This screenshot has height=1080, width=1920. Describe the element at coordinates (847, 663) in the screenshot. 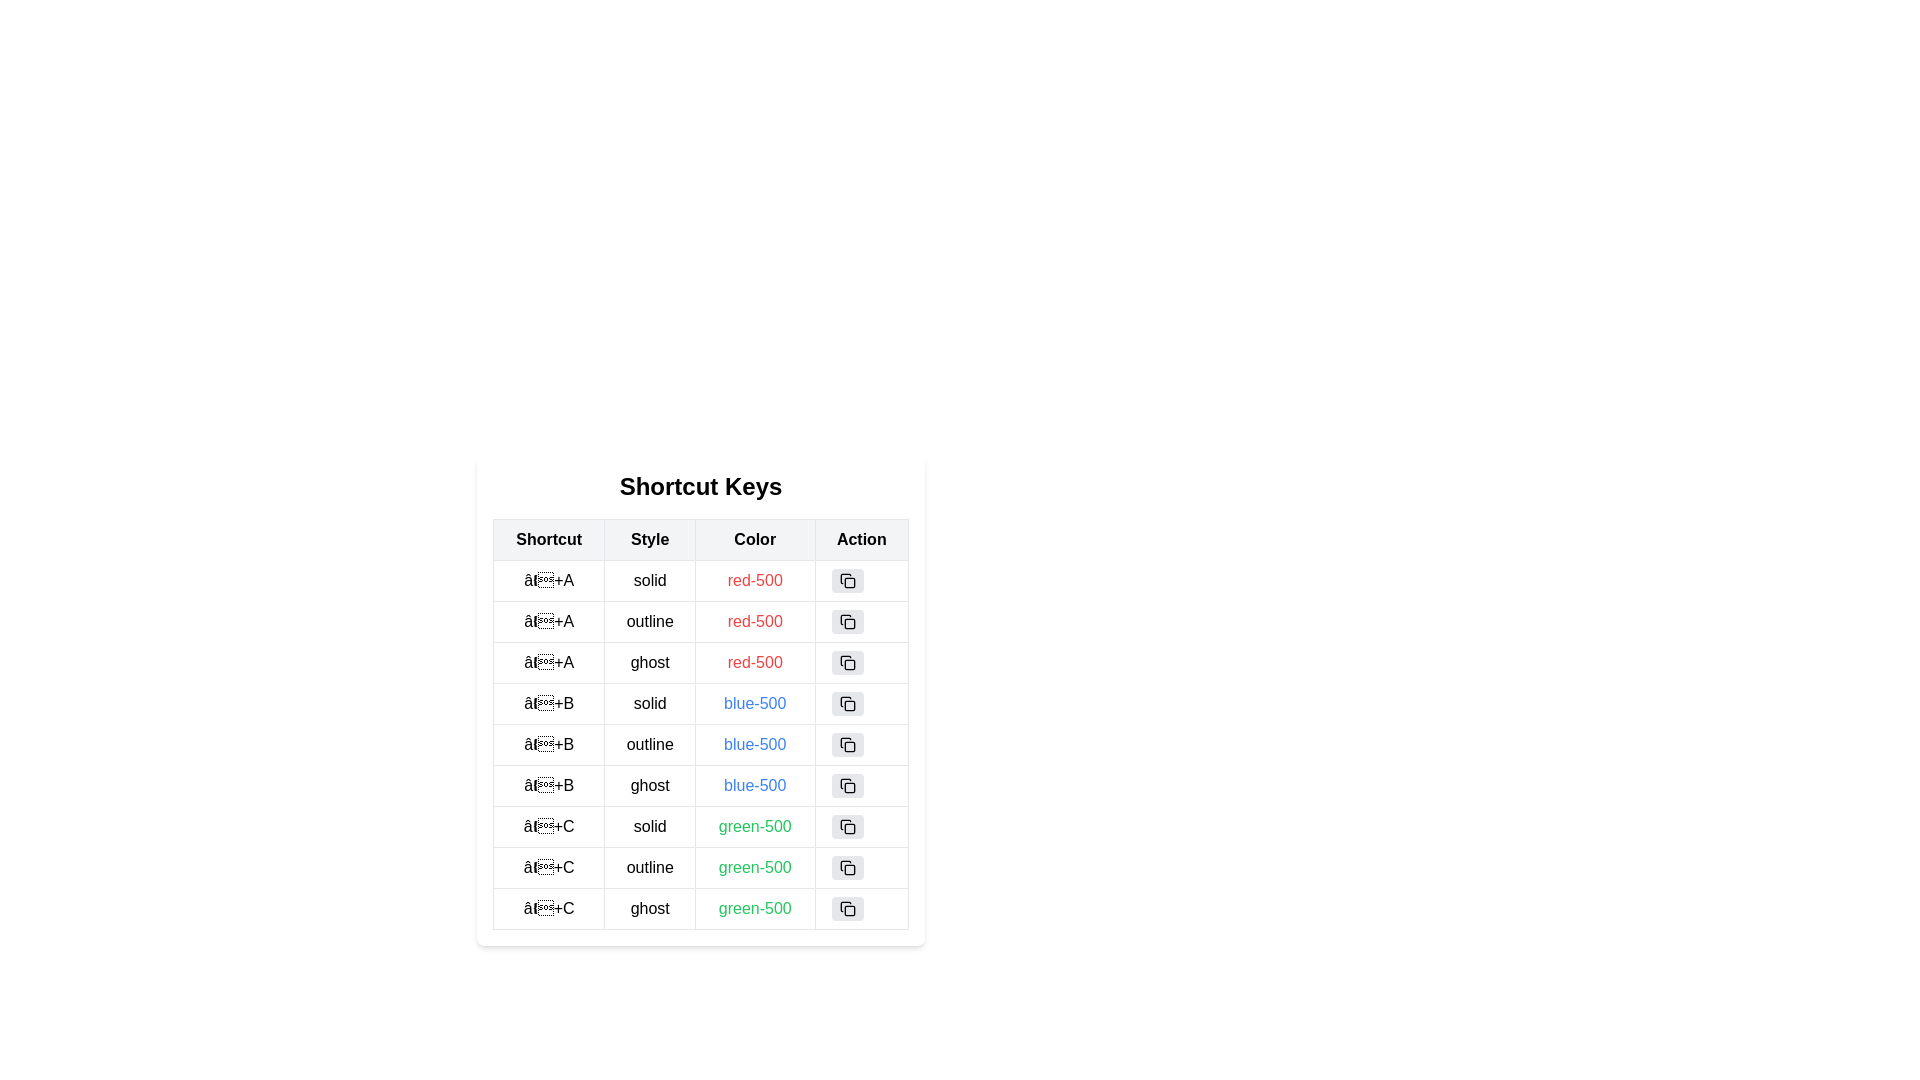

I see `the copy icon located in the 'Action' column of the 'ghost' style and 'red-500' color row, which is styled as a small button with rounded corners` at that location.